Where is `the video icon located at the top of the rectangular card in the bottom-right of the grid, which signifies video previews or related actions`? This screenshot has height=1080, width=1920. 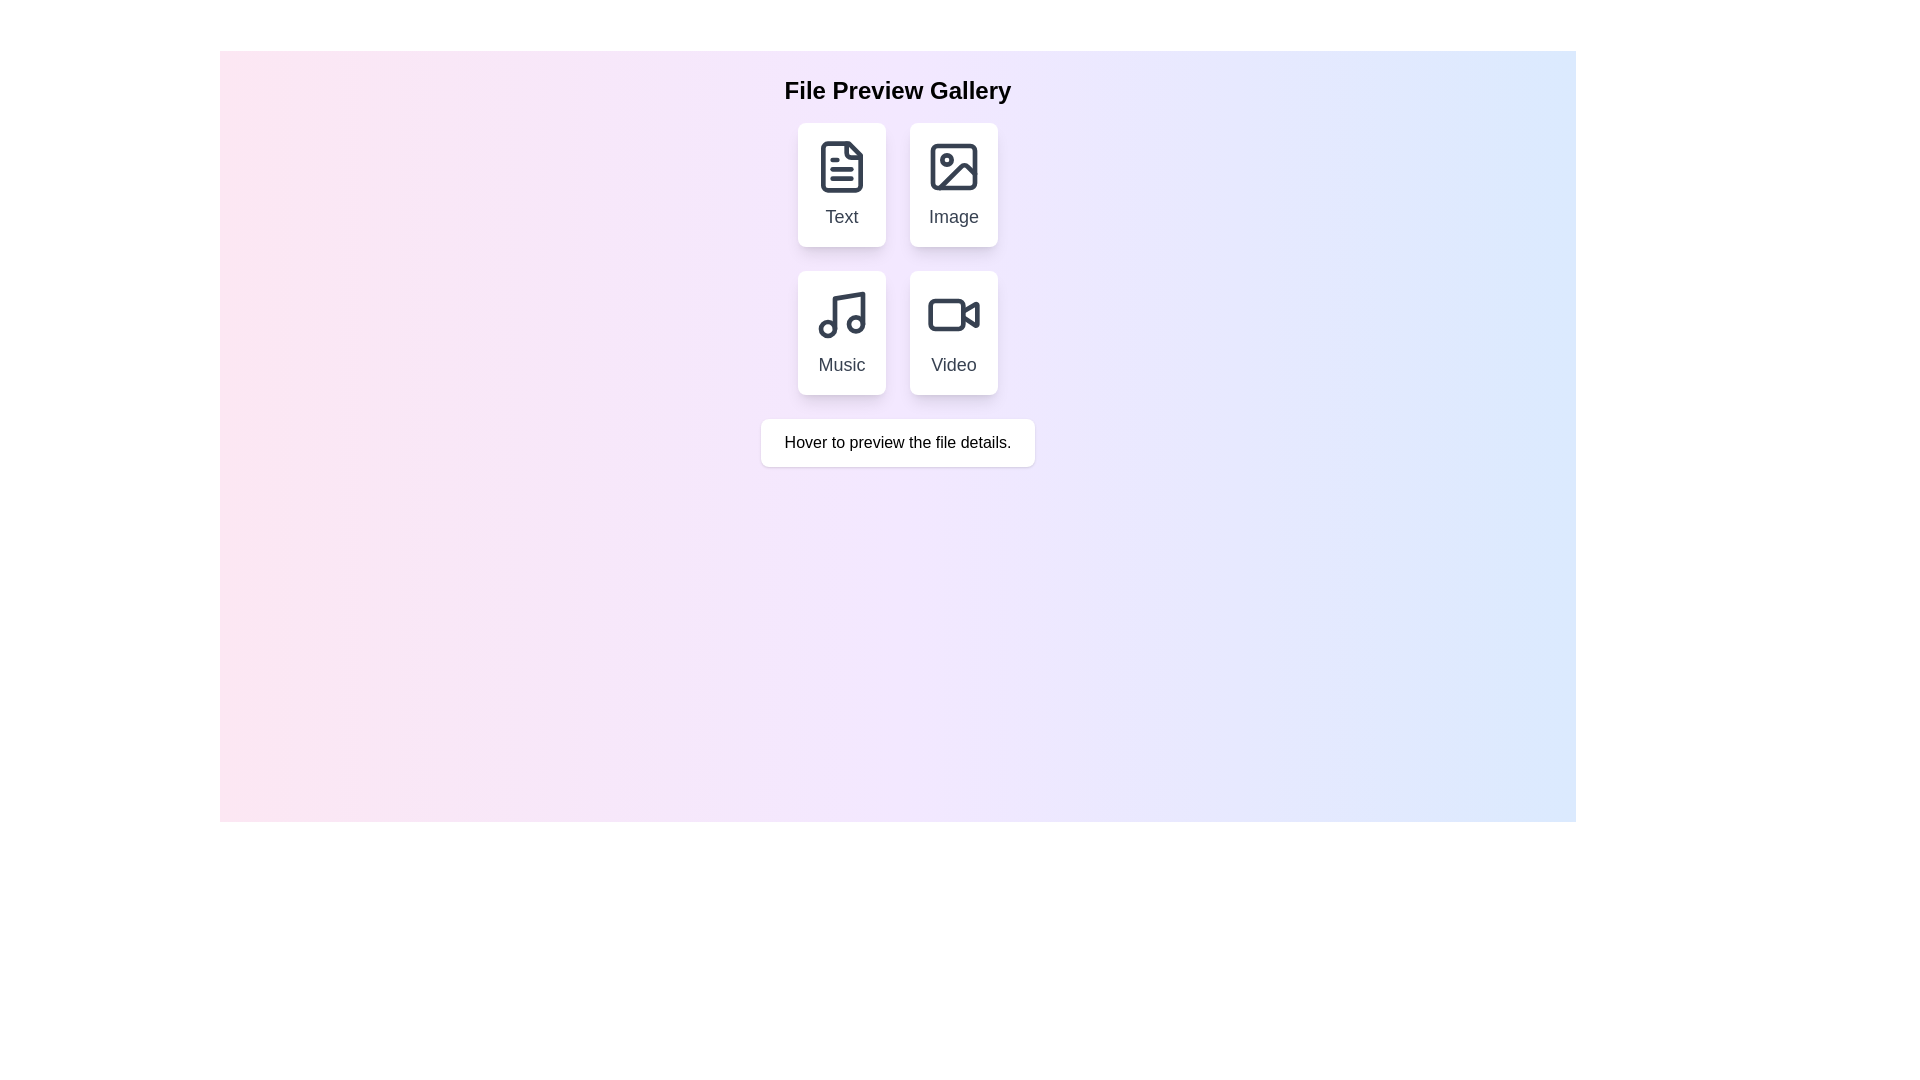 the video icon located at the top of the rectangular card in the bottom-right of the grid, which signifies video previews or related actions is located at coordinates (953, 315).